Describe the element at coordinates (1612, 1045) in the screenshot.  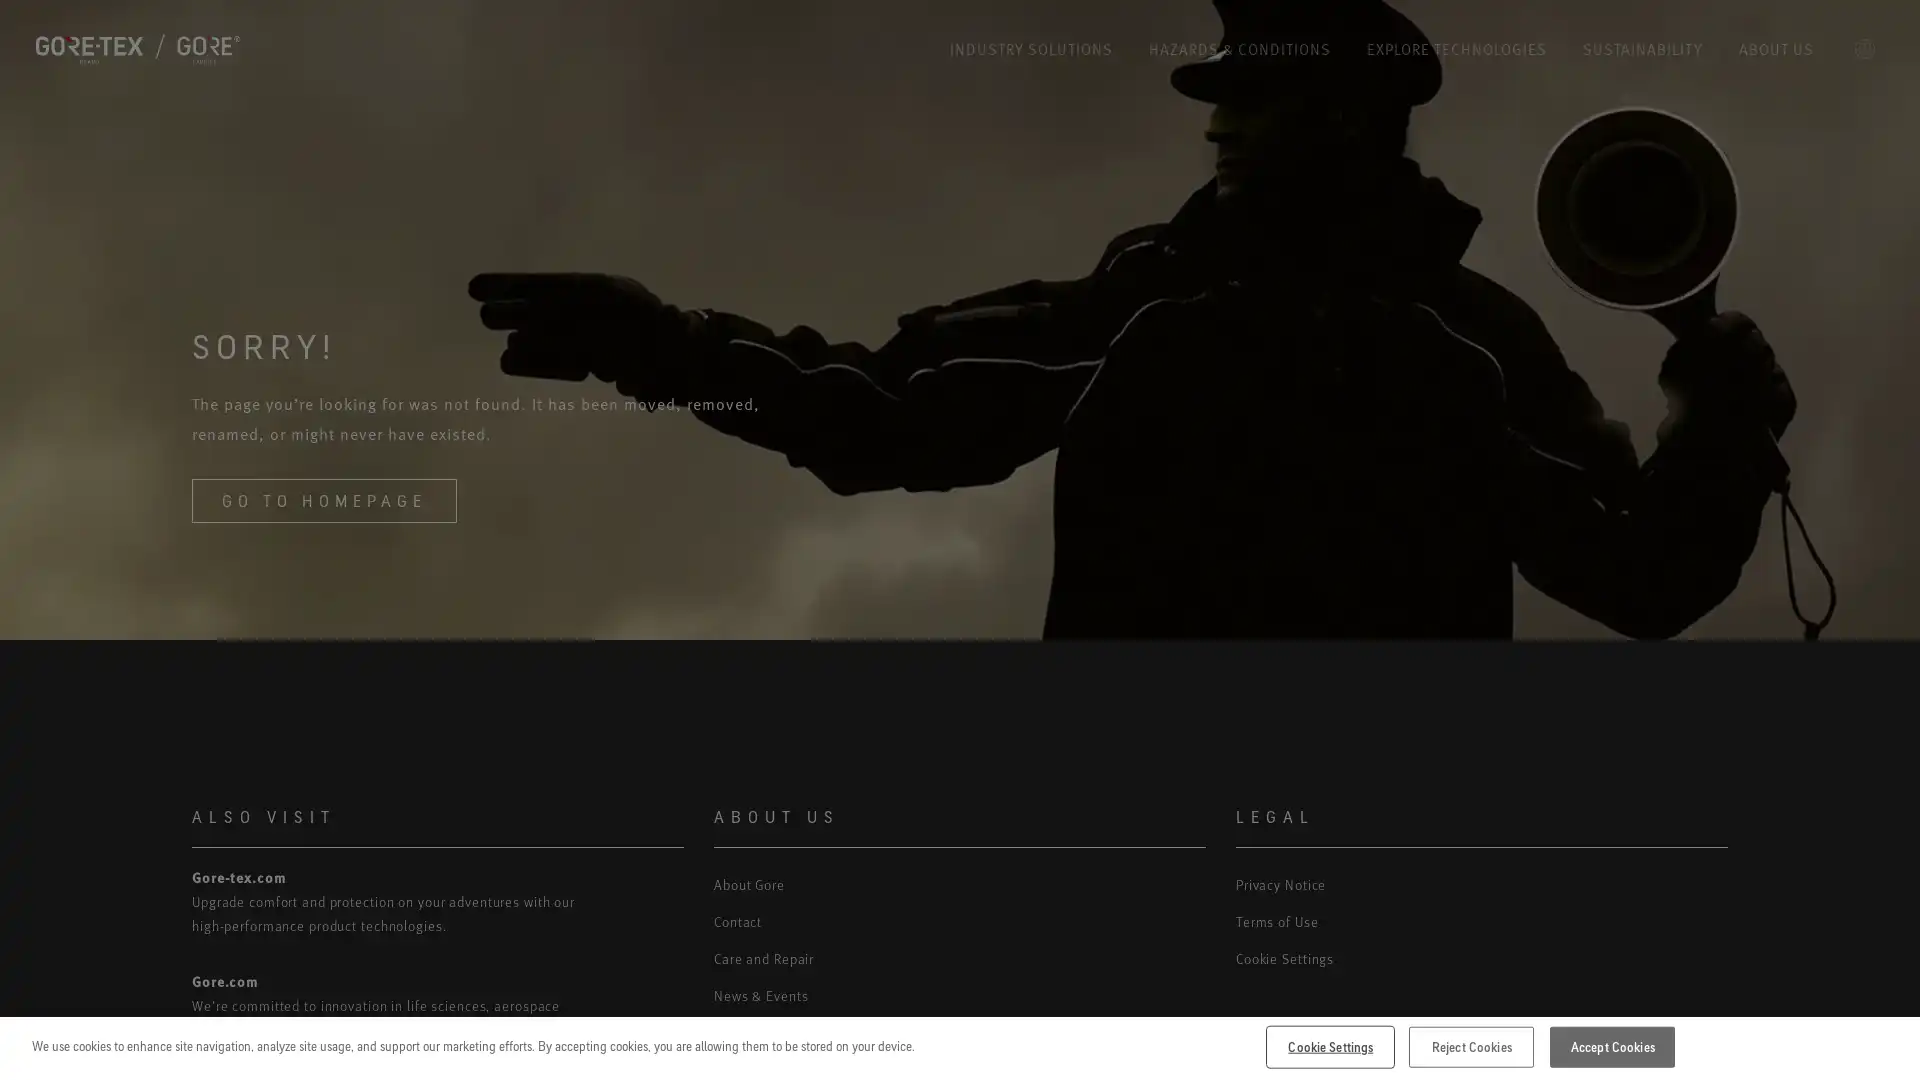
I see `Accept Cookies` at that location.